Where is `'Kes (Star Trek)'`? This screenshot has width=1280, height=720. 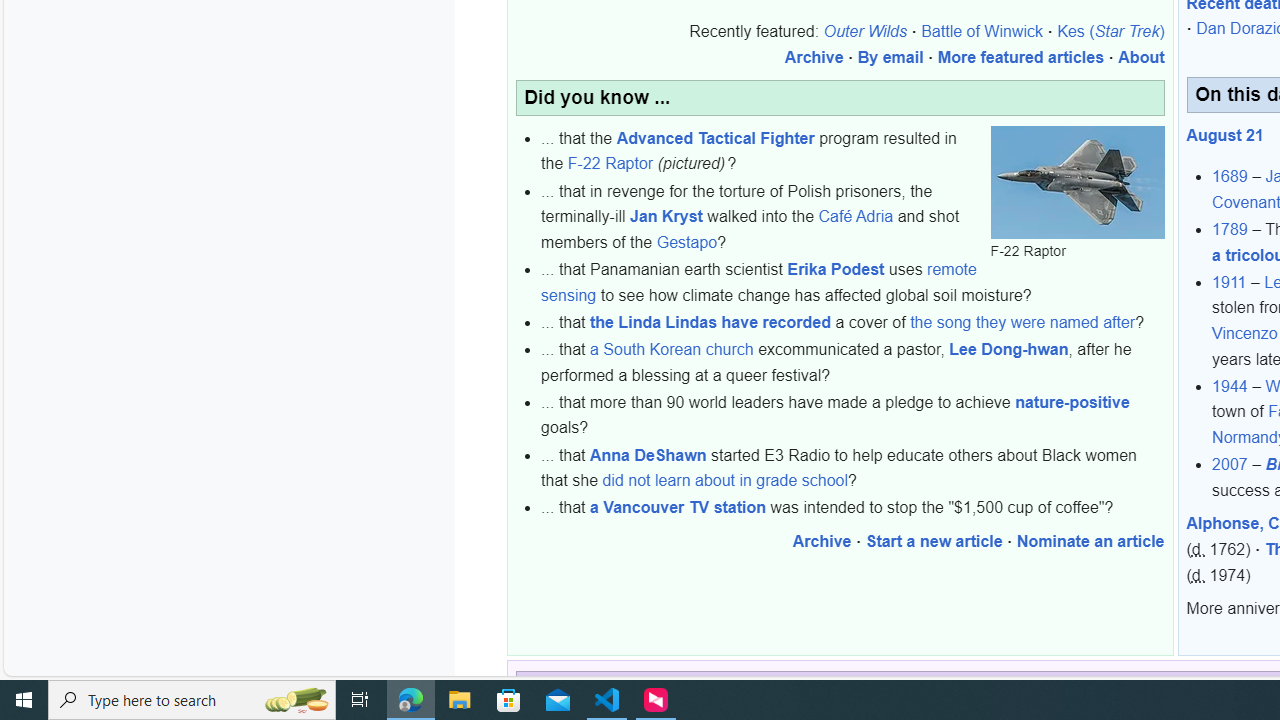 'Kes (Star Trek)' is located at coordinates (1110, 32).